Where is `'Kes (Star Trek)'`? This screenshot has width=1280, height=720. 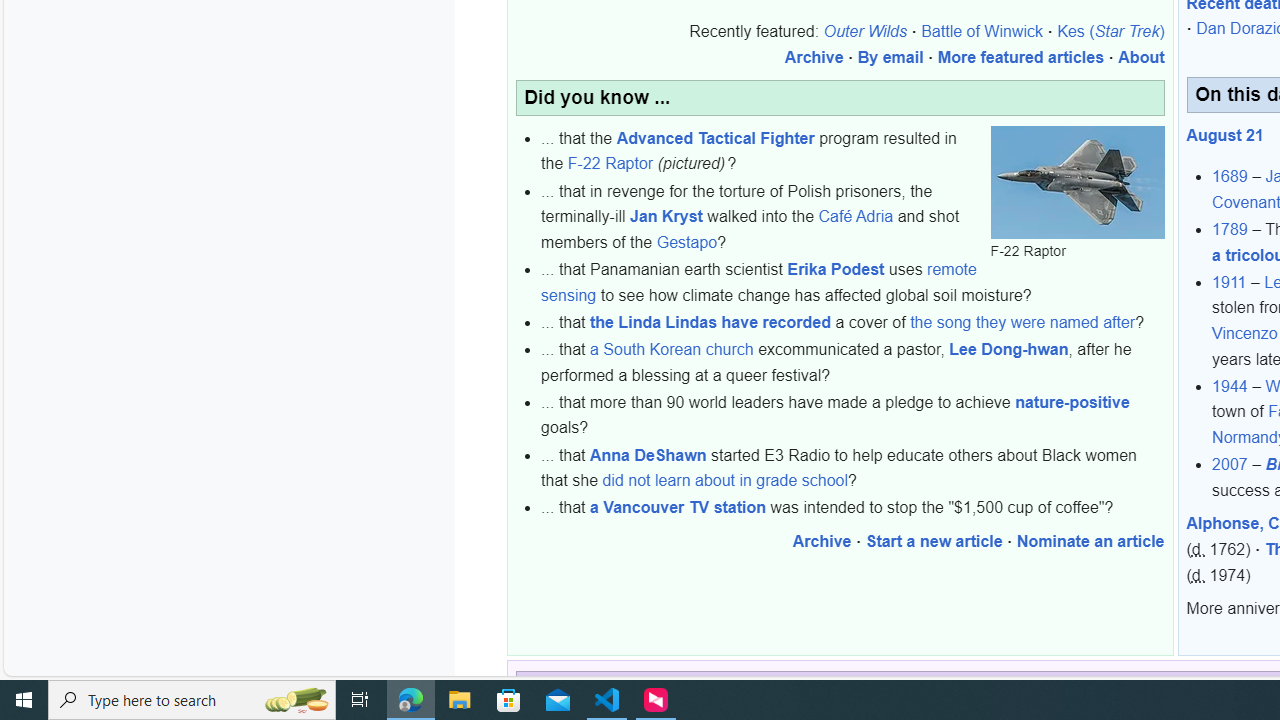 'Kes (Star Trek)' is located at coordinates (1110, 32).